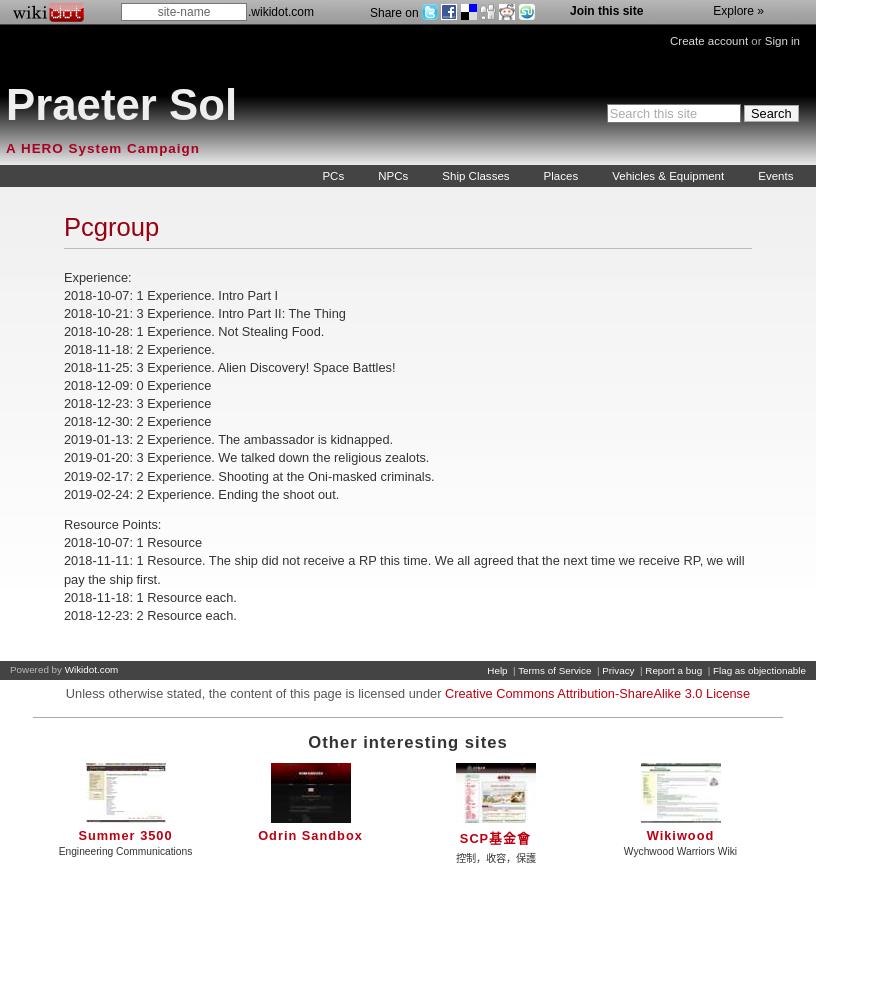  I want to click on 'NPCs', so click(393, 176).